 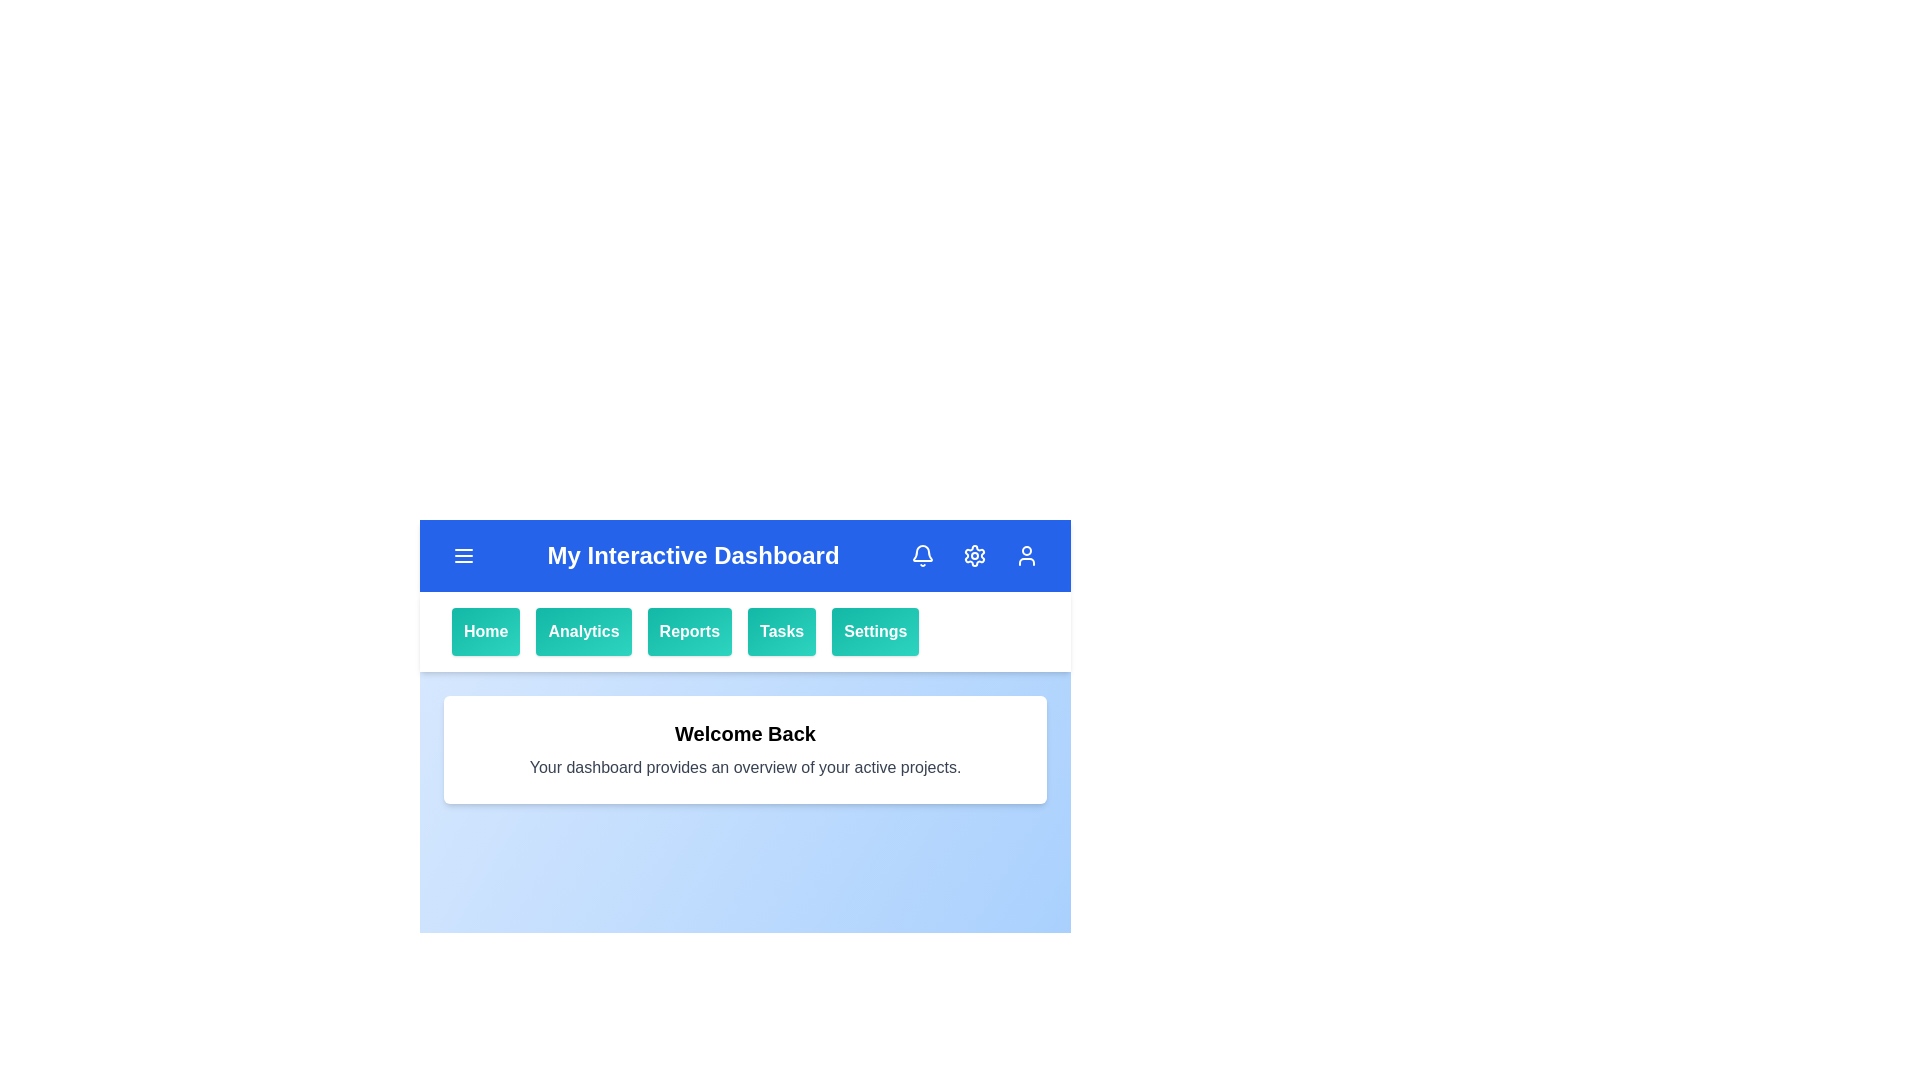 I want to click on the bell_icon to observe the hover effect, so click(x=921, y=555).